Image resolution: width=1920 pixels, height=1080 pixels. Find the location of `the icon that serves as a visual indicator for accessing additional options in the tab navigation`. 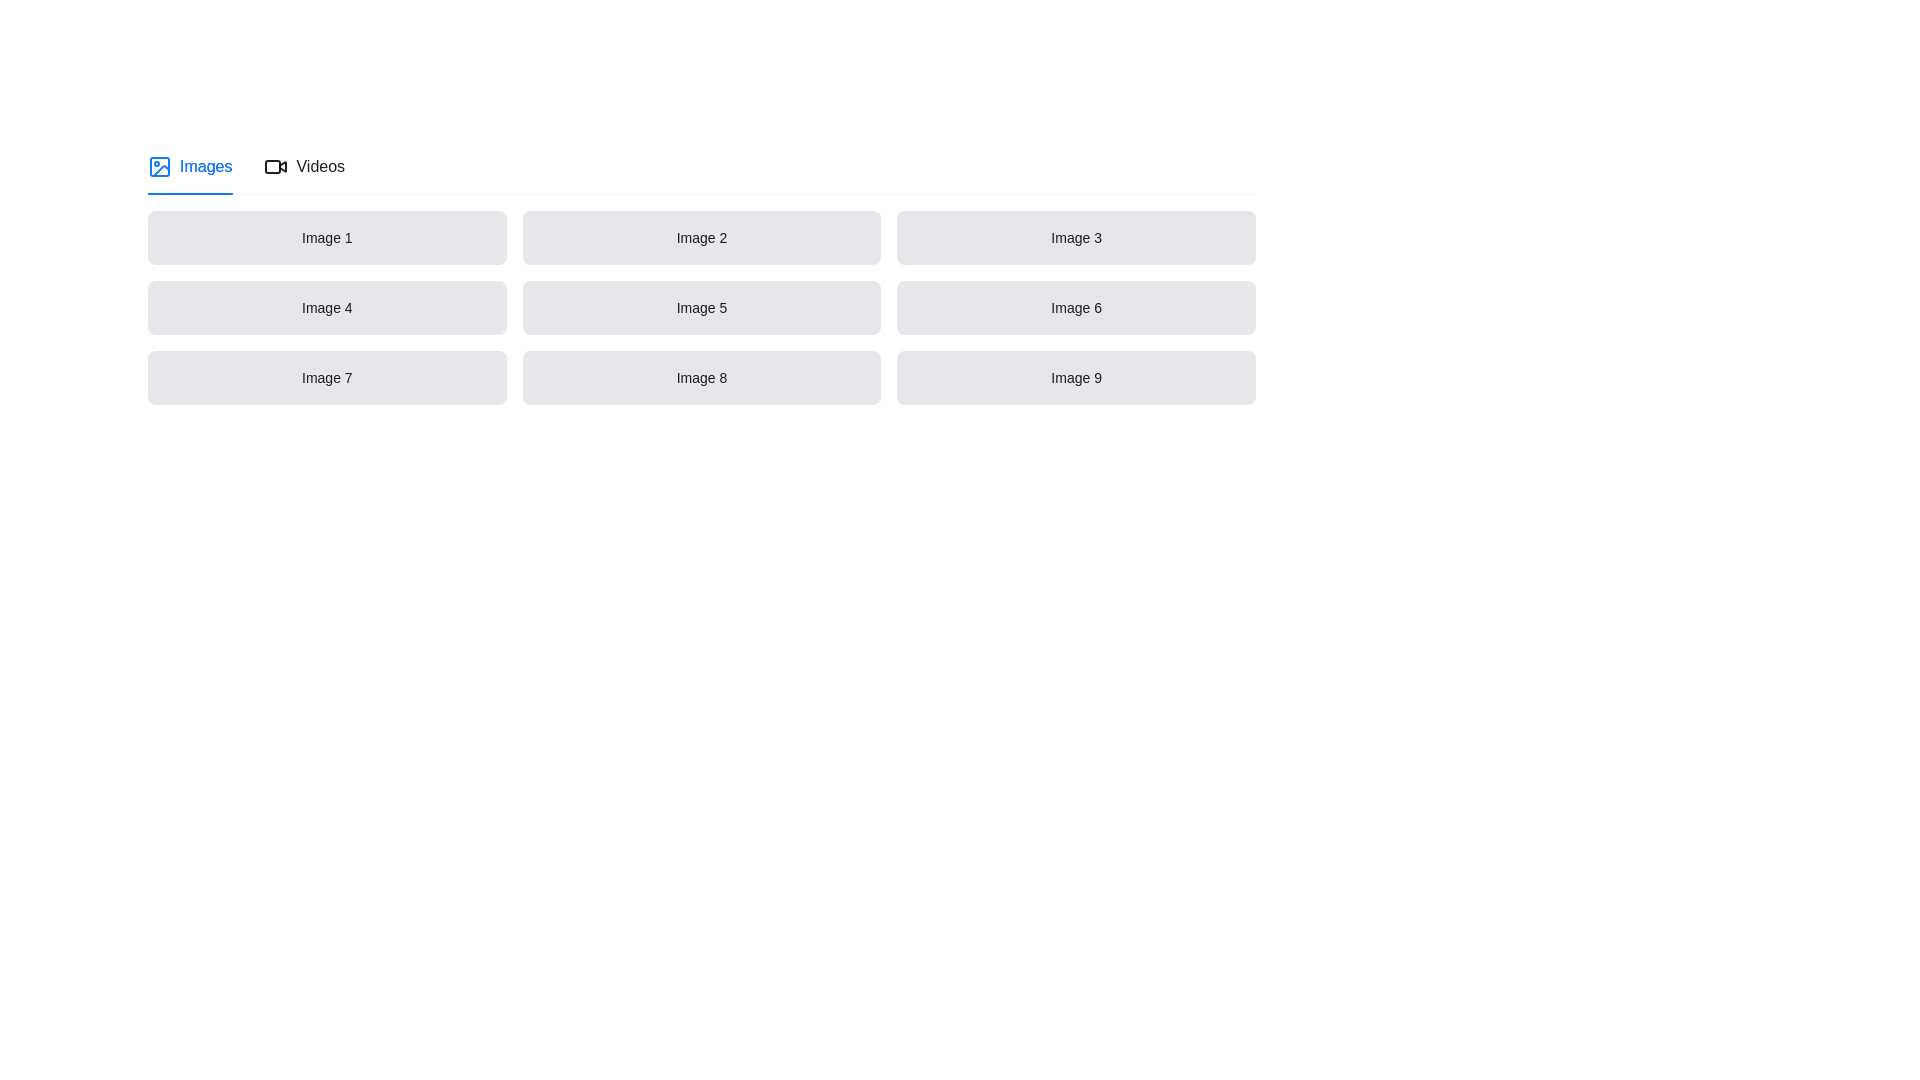

the icon that serves as a visual indicator for accessing additional options in the tab navigation is located at coordinates (171, 155).